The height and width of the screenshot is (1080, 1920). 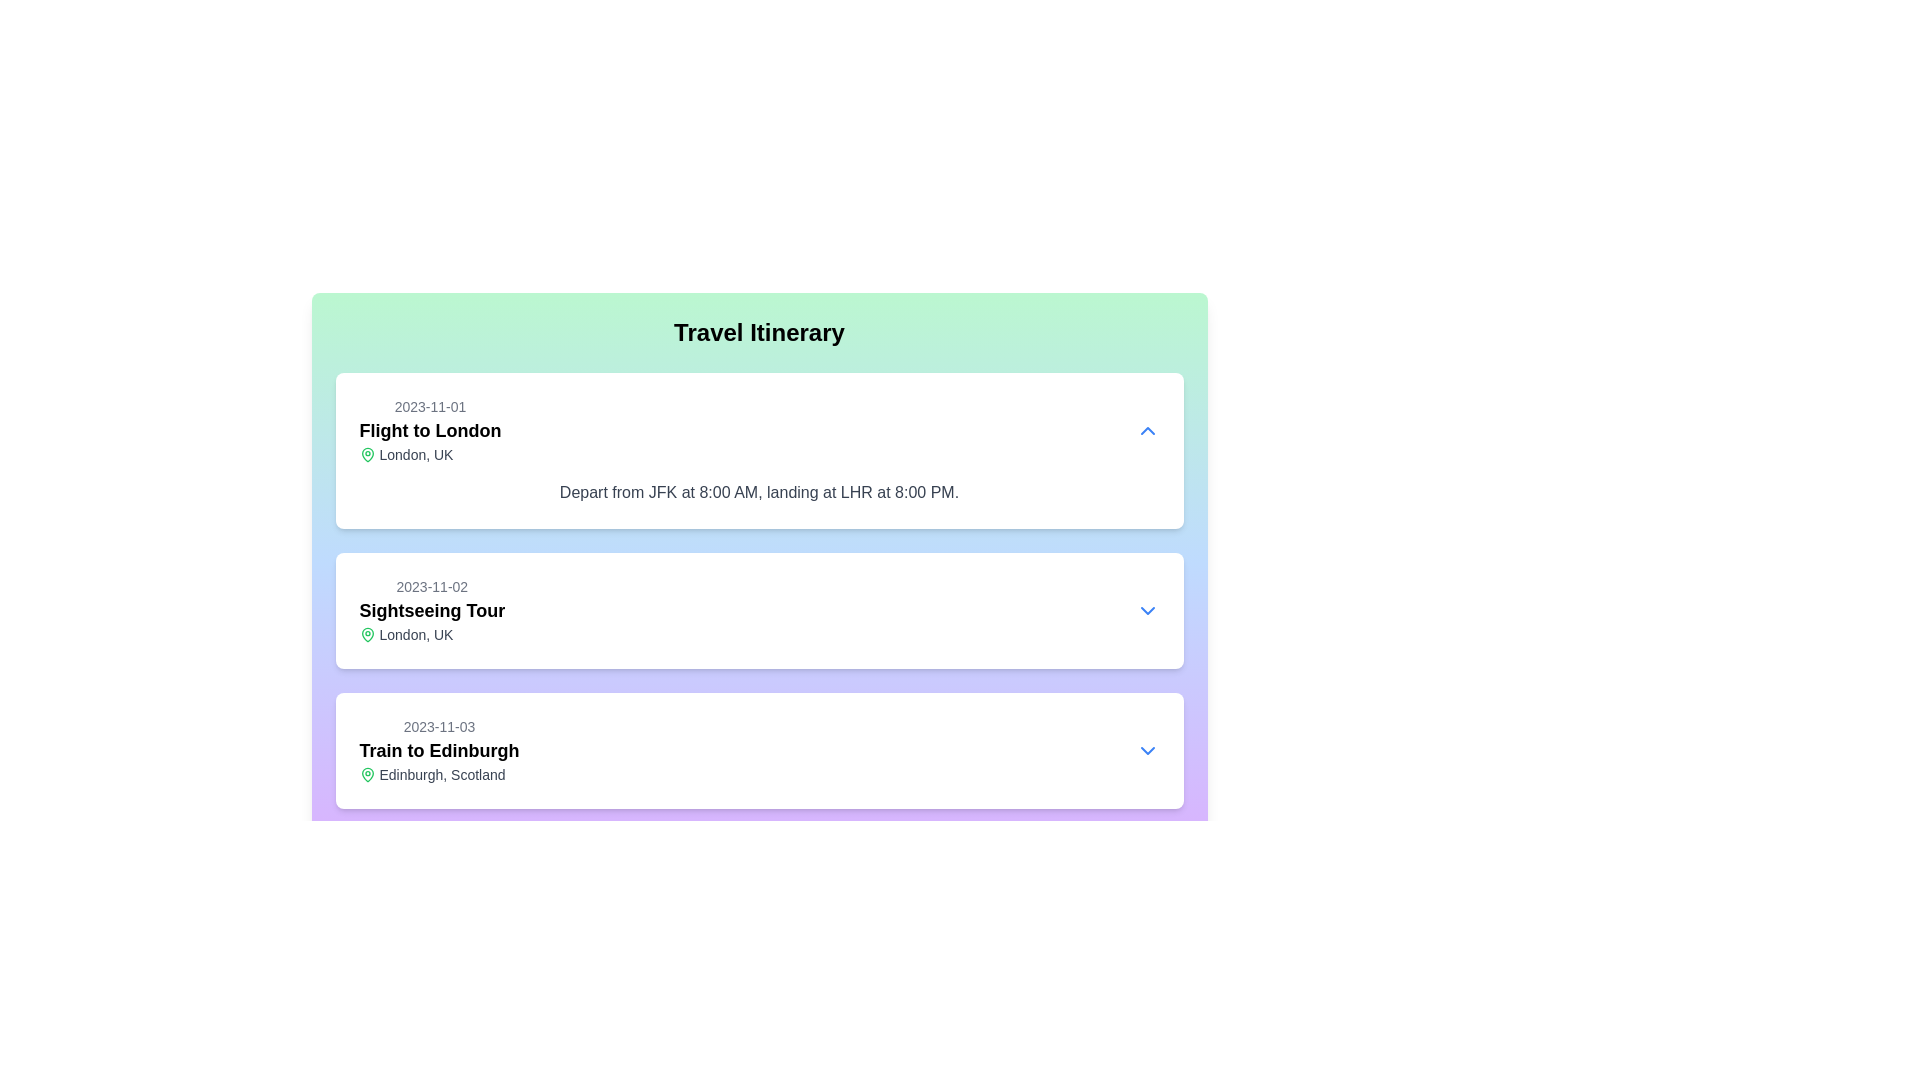 What do you see at coordinates (758, 609) in the screenshot?
I see `the Expandable travel item summary` at bounding box center [758, 609].